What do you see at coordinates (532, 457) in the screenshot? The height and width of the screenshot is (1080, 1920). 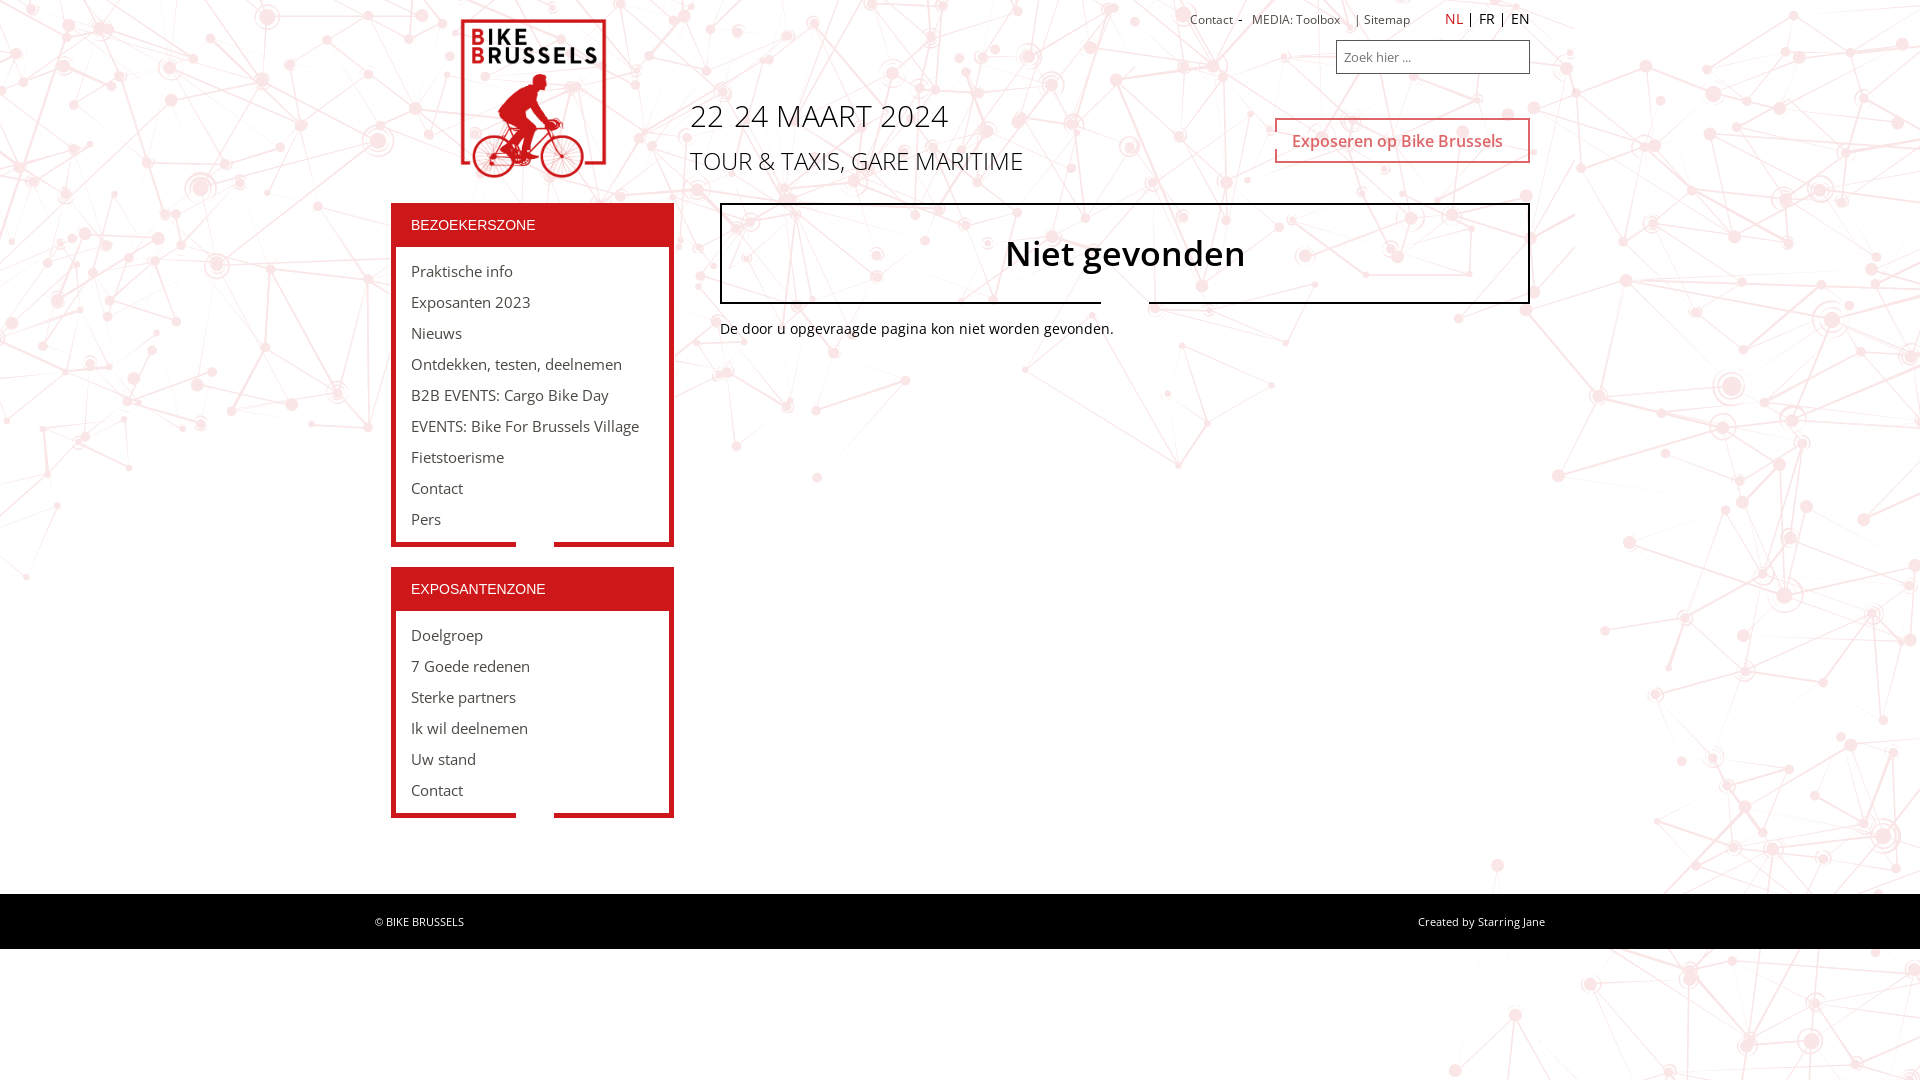 I see `'Fietstoerisme'` at bounding box center [532, 457].